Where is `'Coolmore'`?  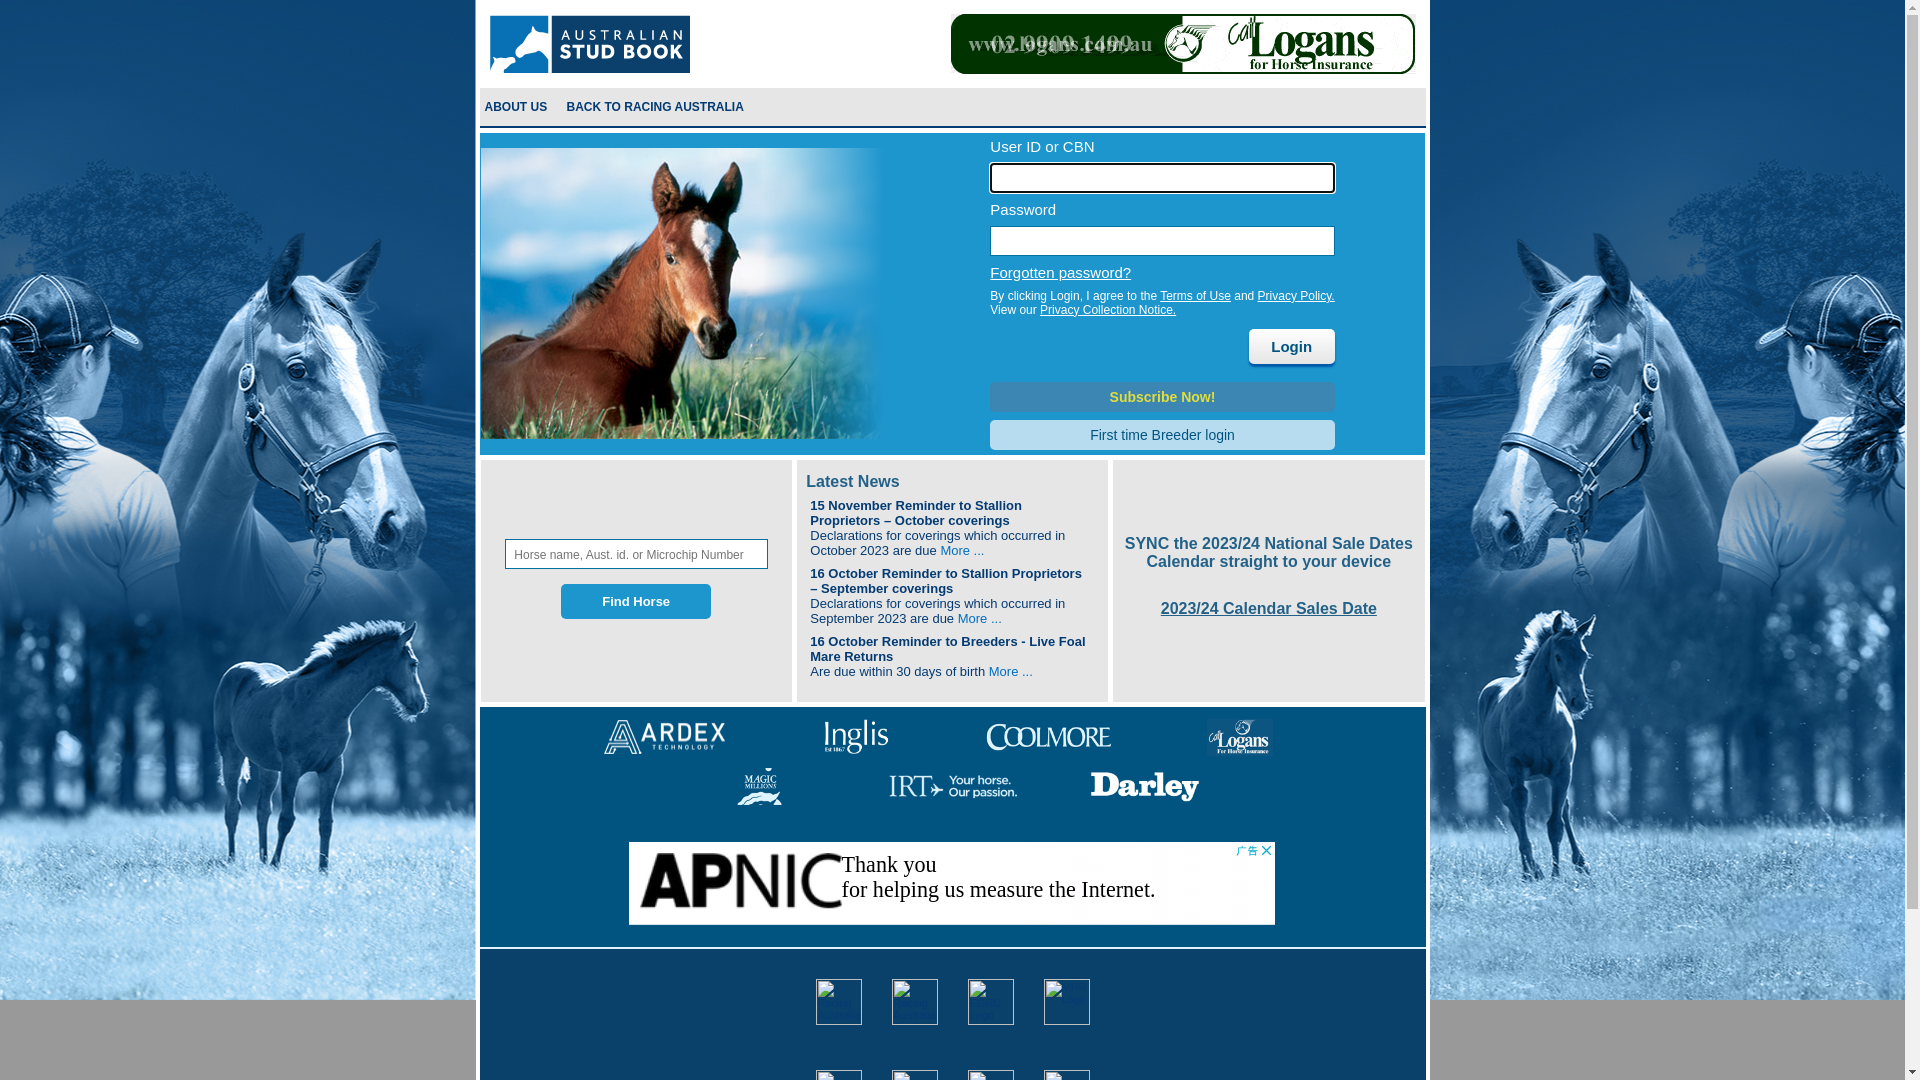
'Coolmore' is located at coordinates (1047, 736).